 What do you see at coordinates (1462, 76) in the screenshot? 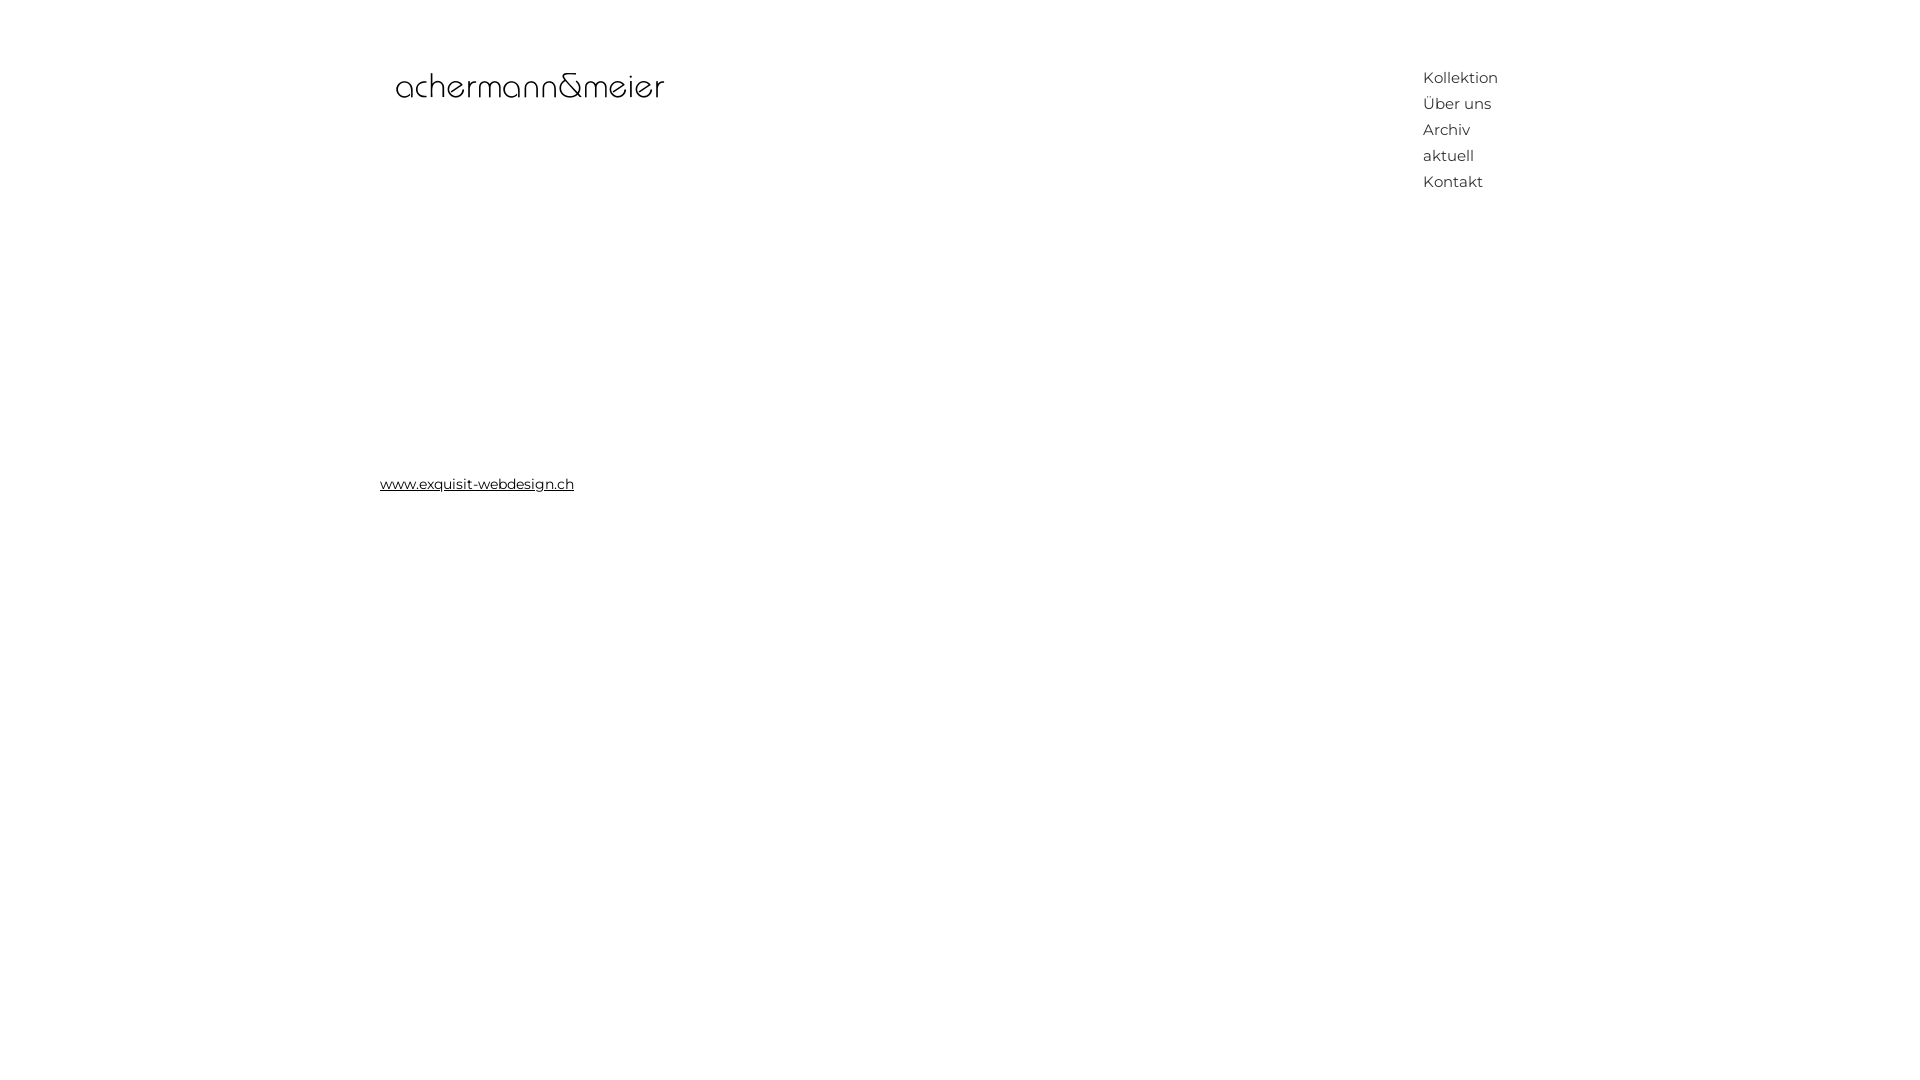
I see `'Kollektion'` at bounding box center [1462, 76].